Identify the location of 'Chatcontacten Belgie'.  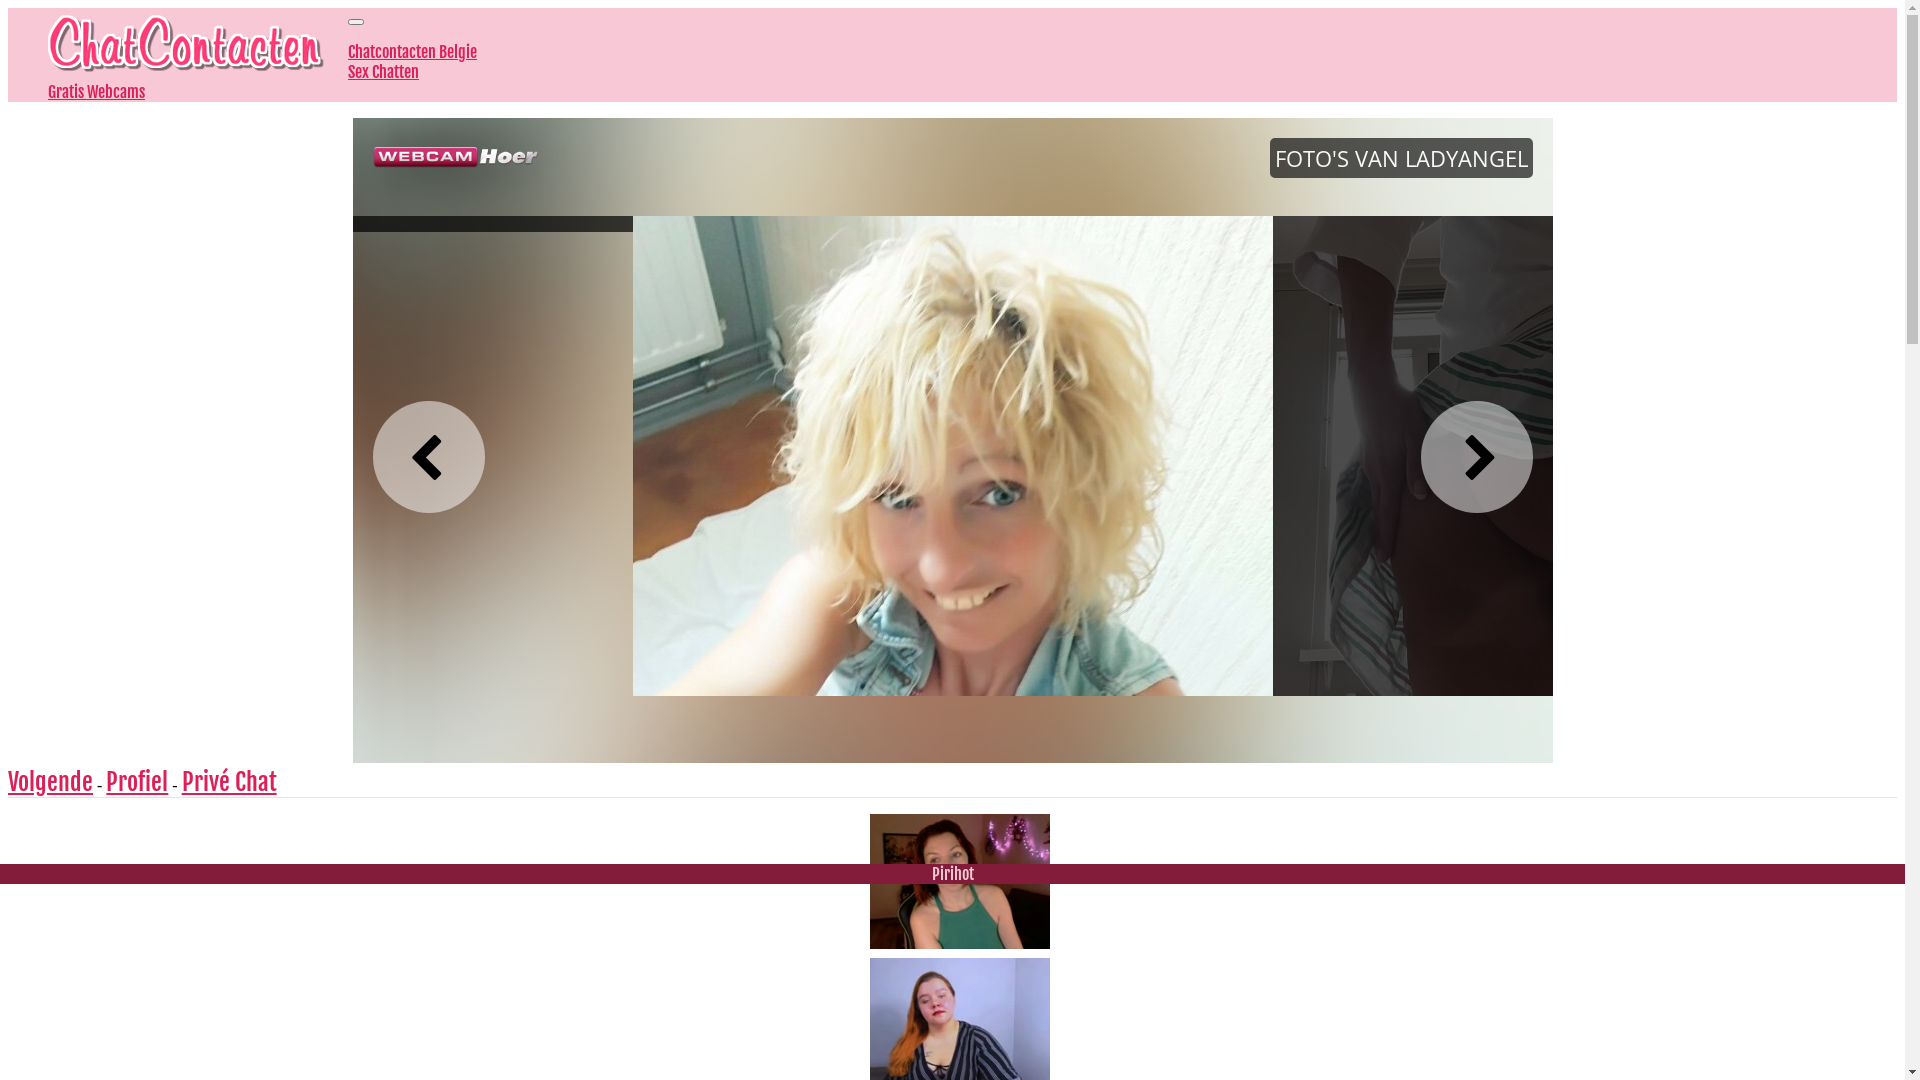
(347, 50).